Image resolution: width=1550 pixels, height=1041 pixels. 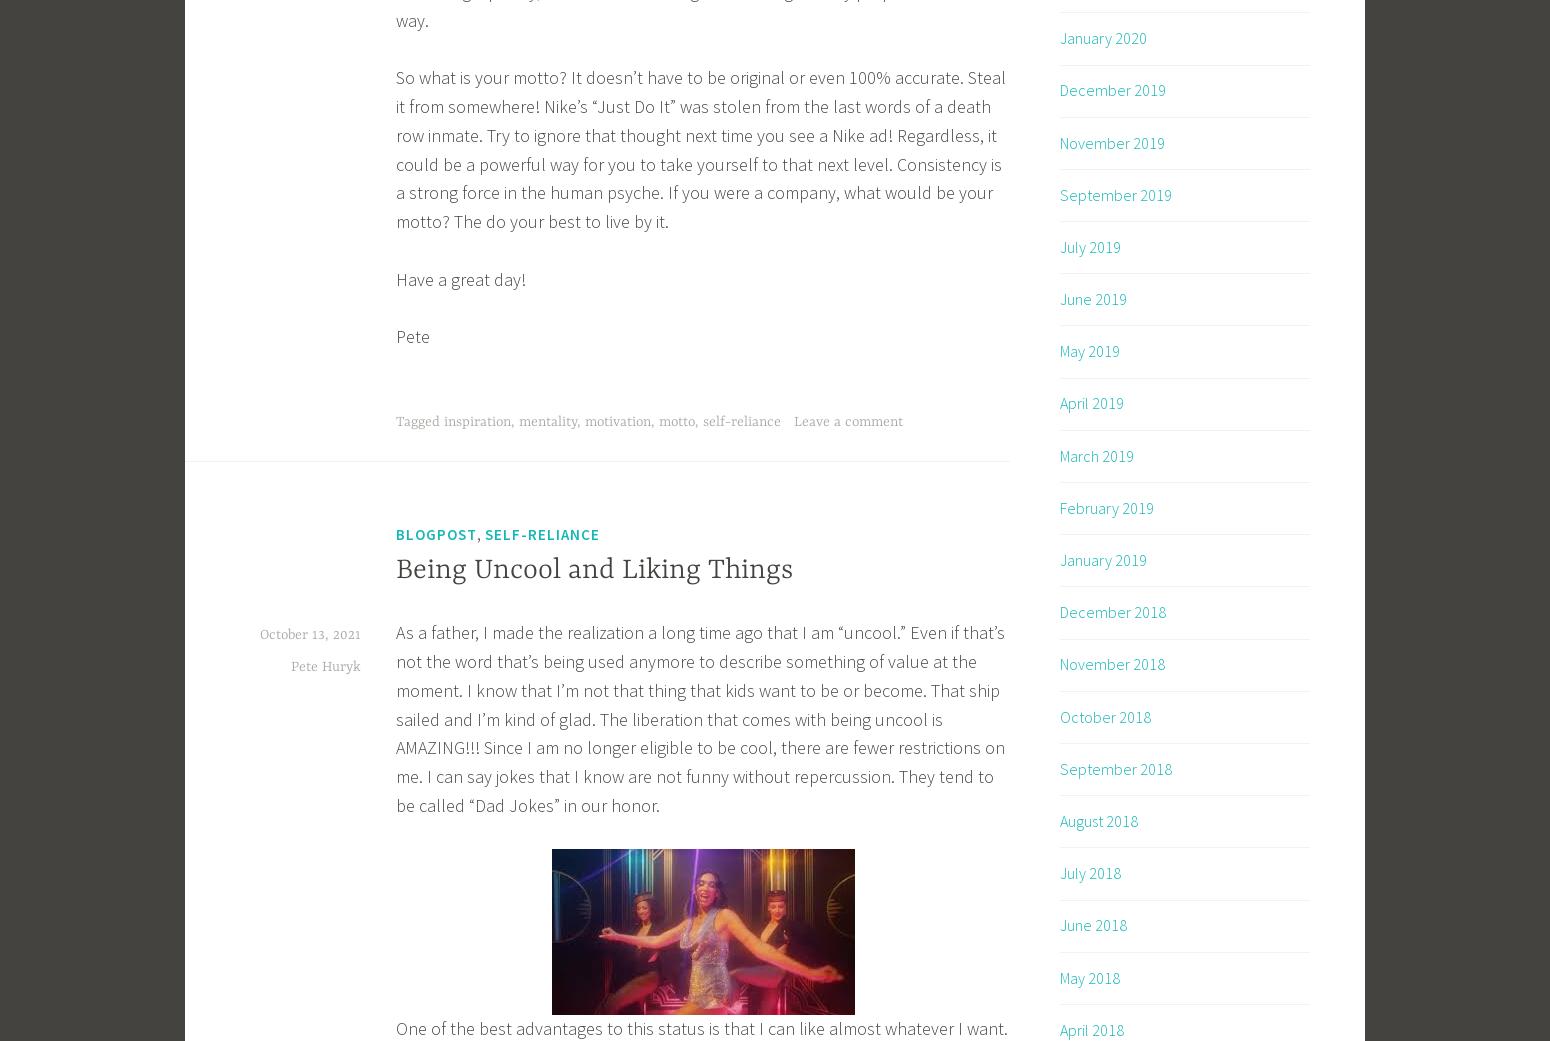 I want to click on 'January 2019', so click(x=1102, y=559).